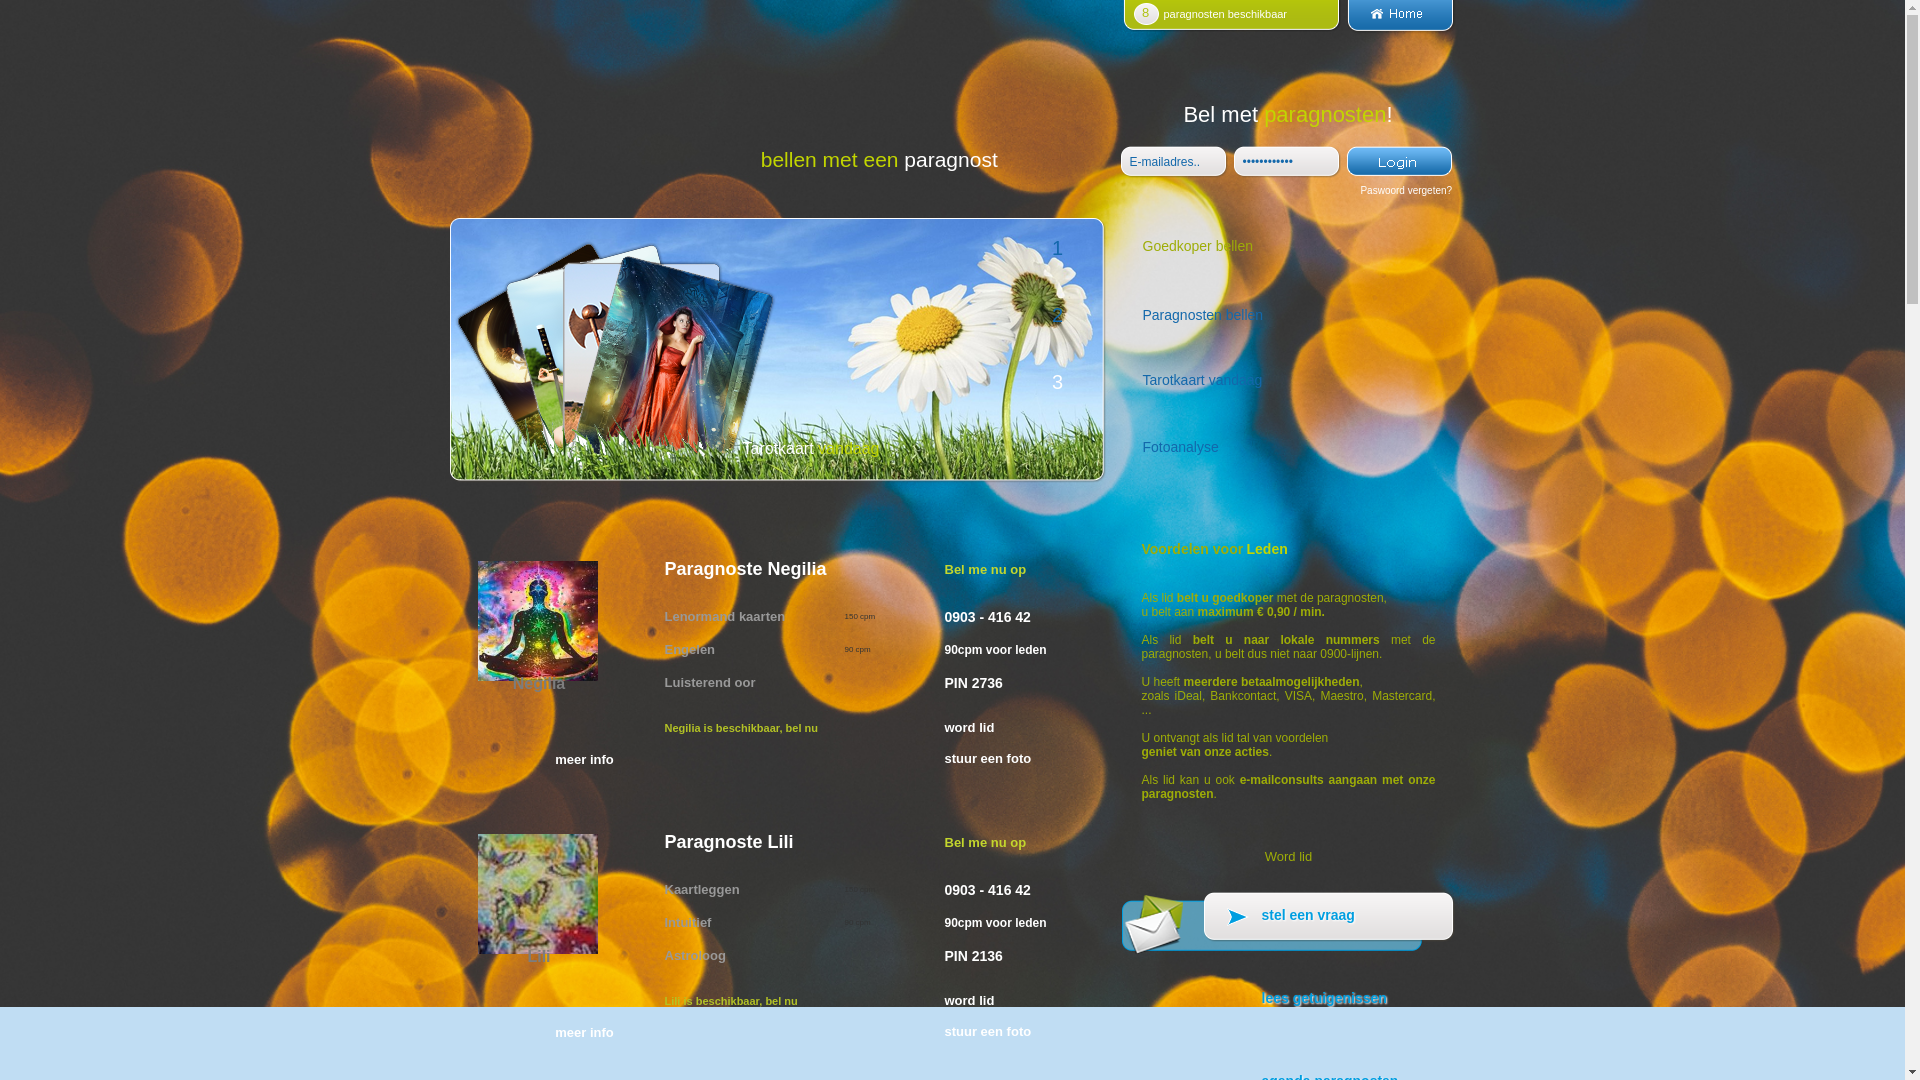 This screenshot has height=1080, width=1920. Describe the element at coordinates (1122, 250) in the screenshot. I see `'Goedkoper bellen'` at that location.